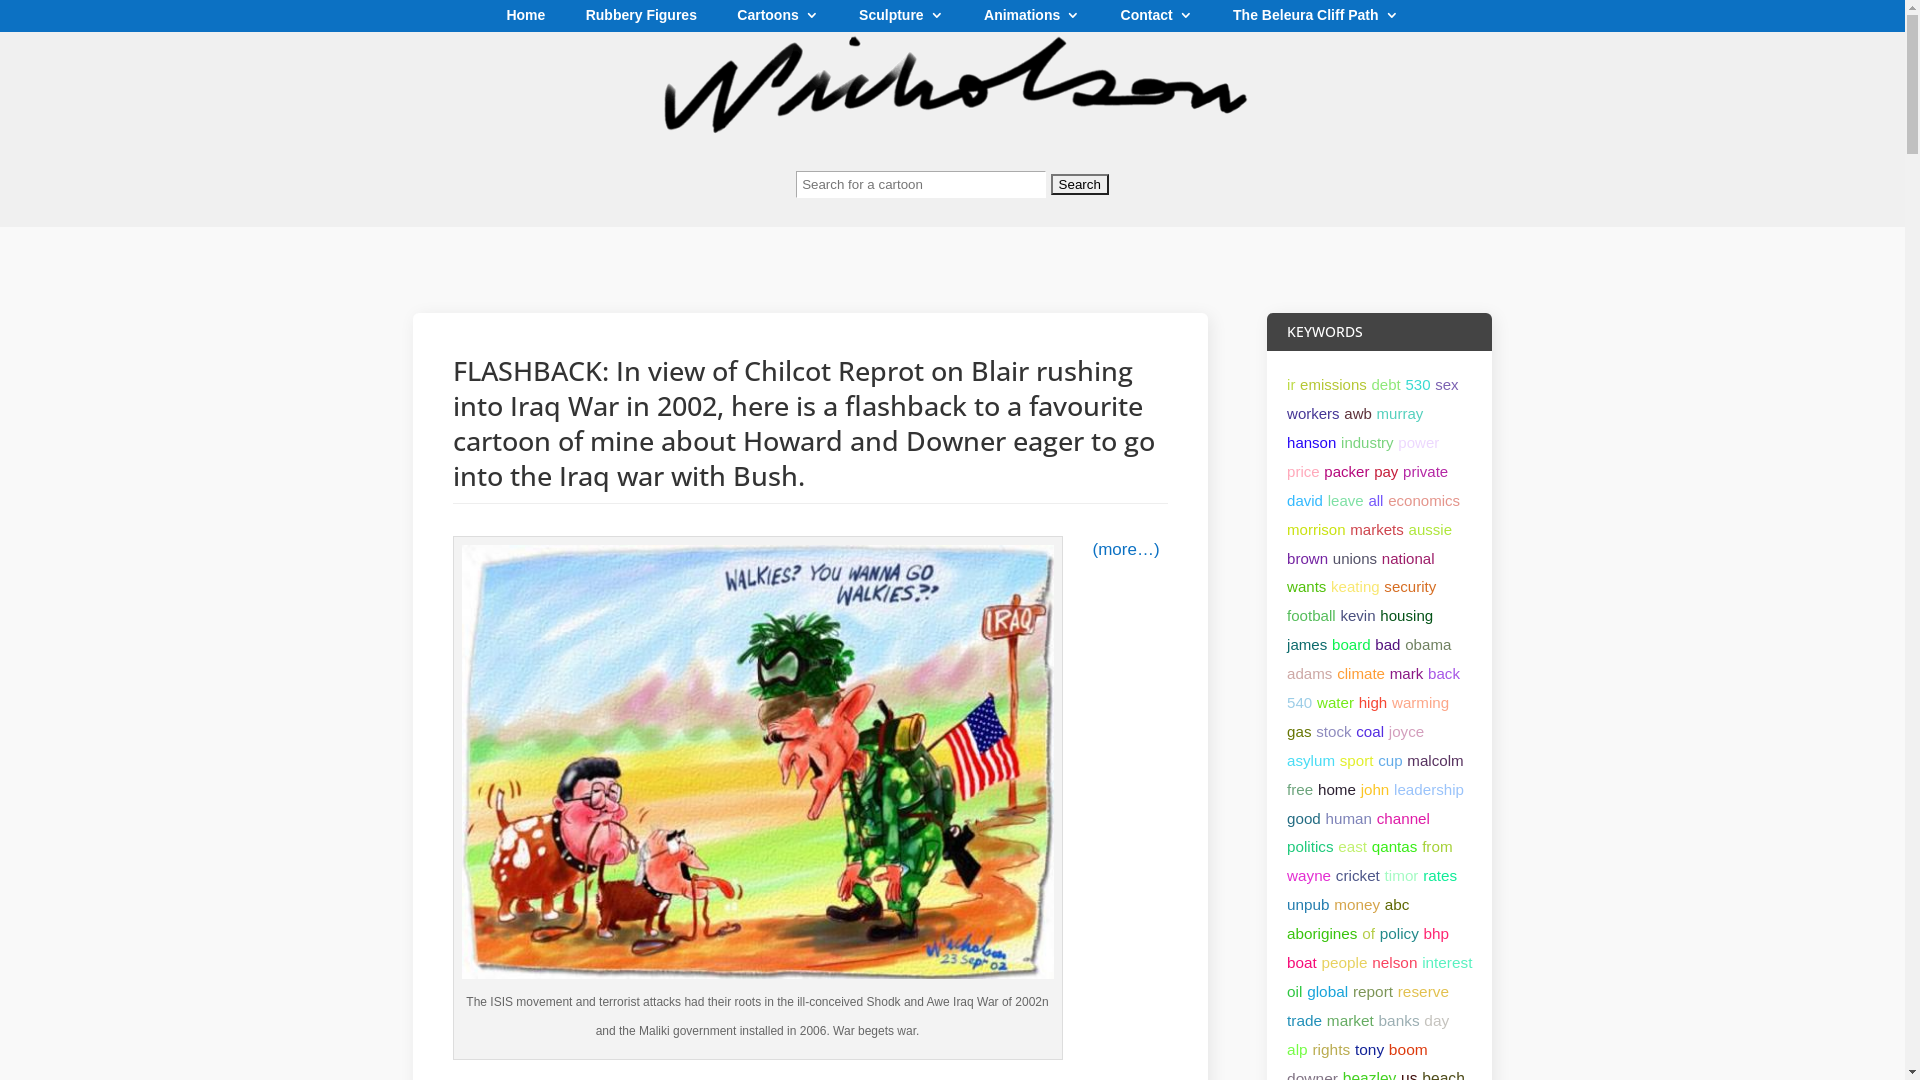 Image resolution: width=1920 pixels, height=1080 pixels. I want to click on 'aborigines', so click(1321, 933).